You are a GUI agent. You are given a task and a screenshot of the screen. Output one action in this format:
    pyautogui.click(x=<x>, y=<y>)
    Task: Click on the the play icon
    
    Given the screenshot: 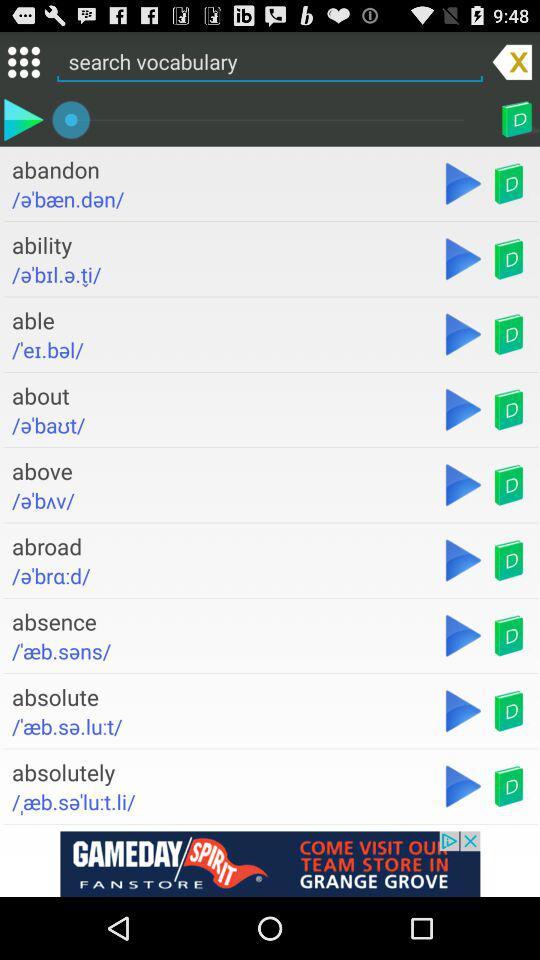 What is the action you would take?
    pyautogui.click(x=22, y=126)
    